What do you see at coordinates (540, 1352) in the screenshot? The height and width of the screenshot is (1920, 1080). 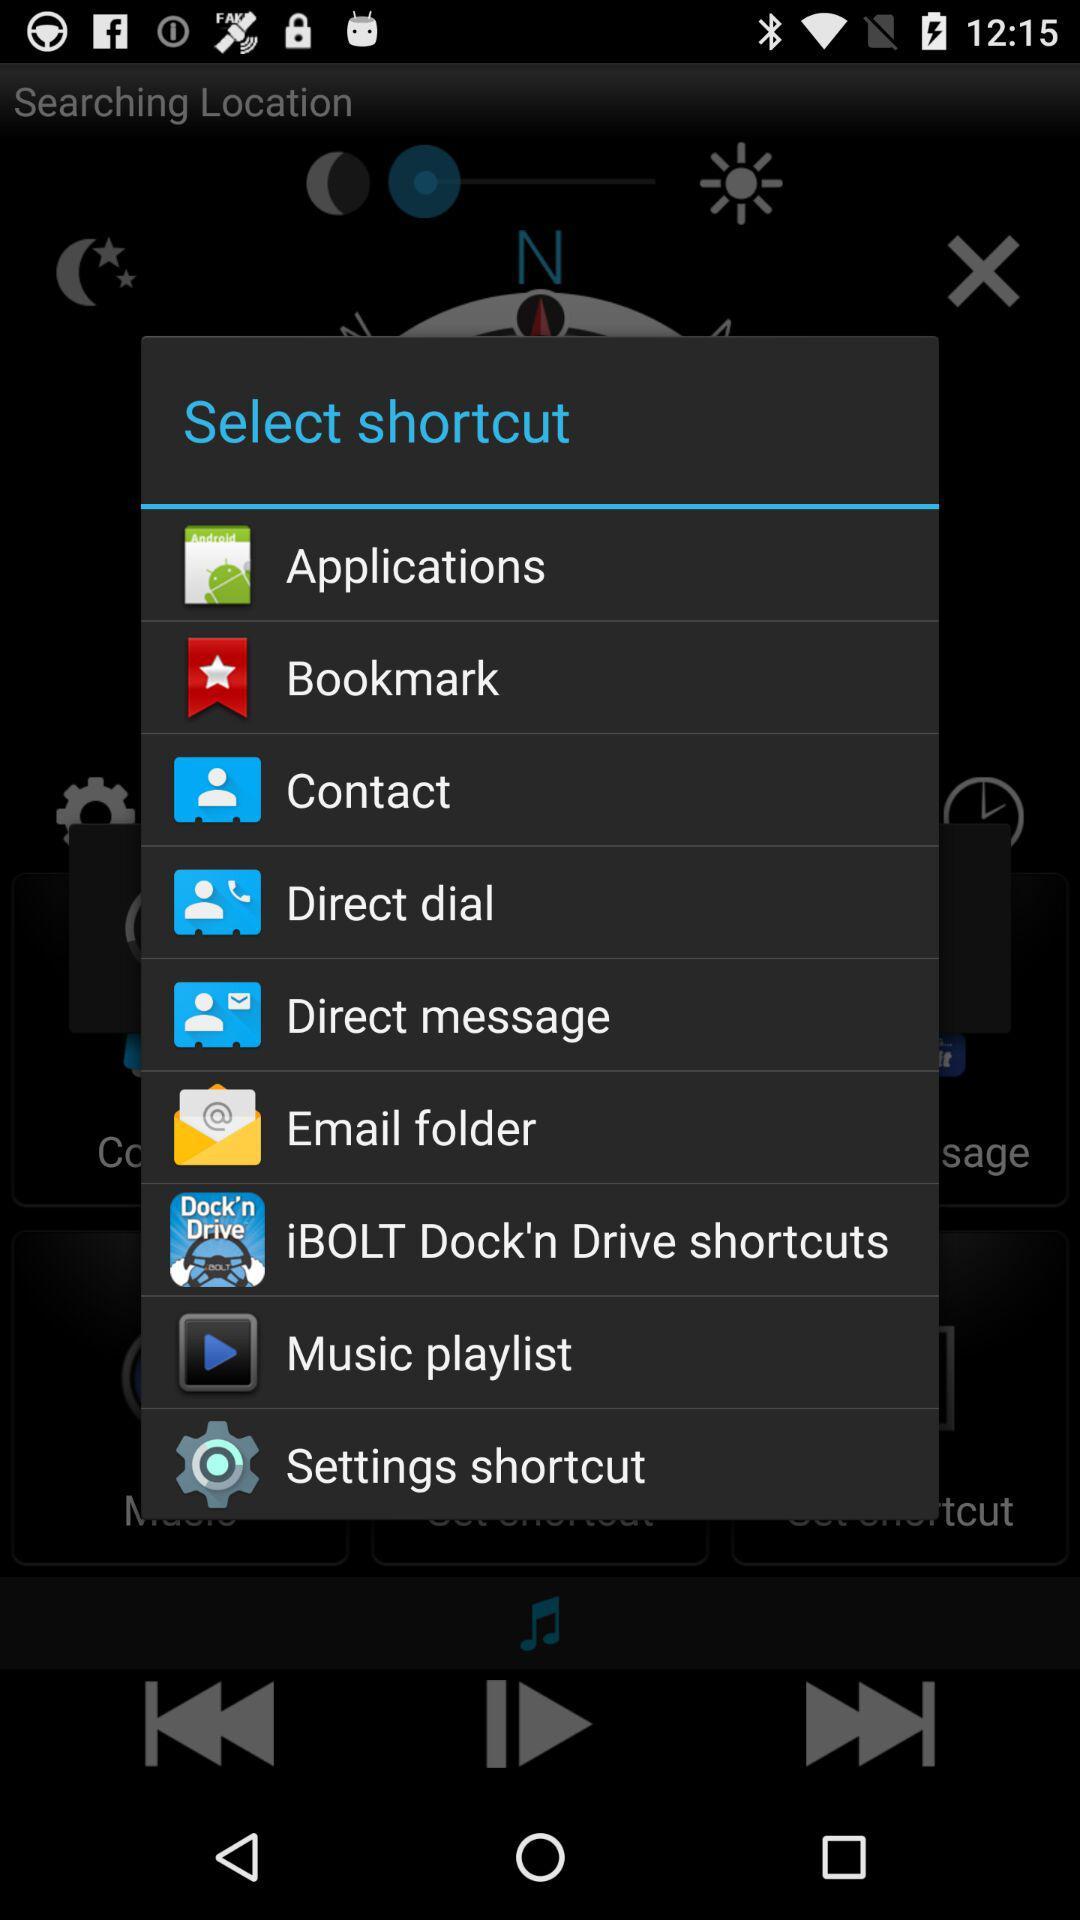 I see `the item below ibolt dock n app` at bounding box center [540, 1352].